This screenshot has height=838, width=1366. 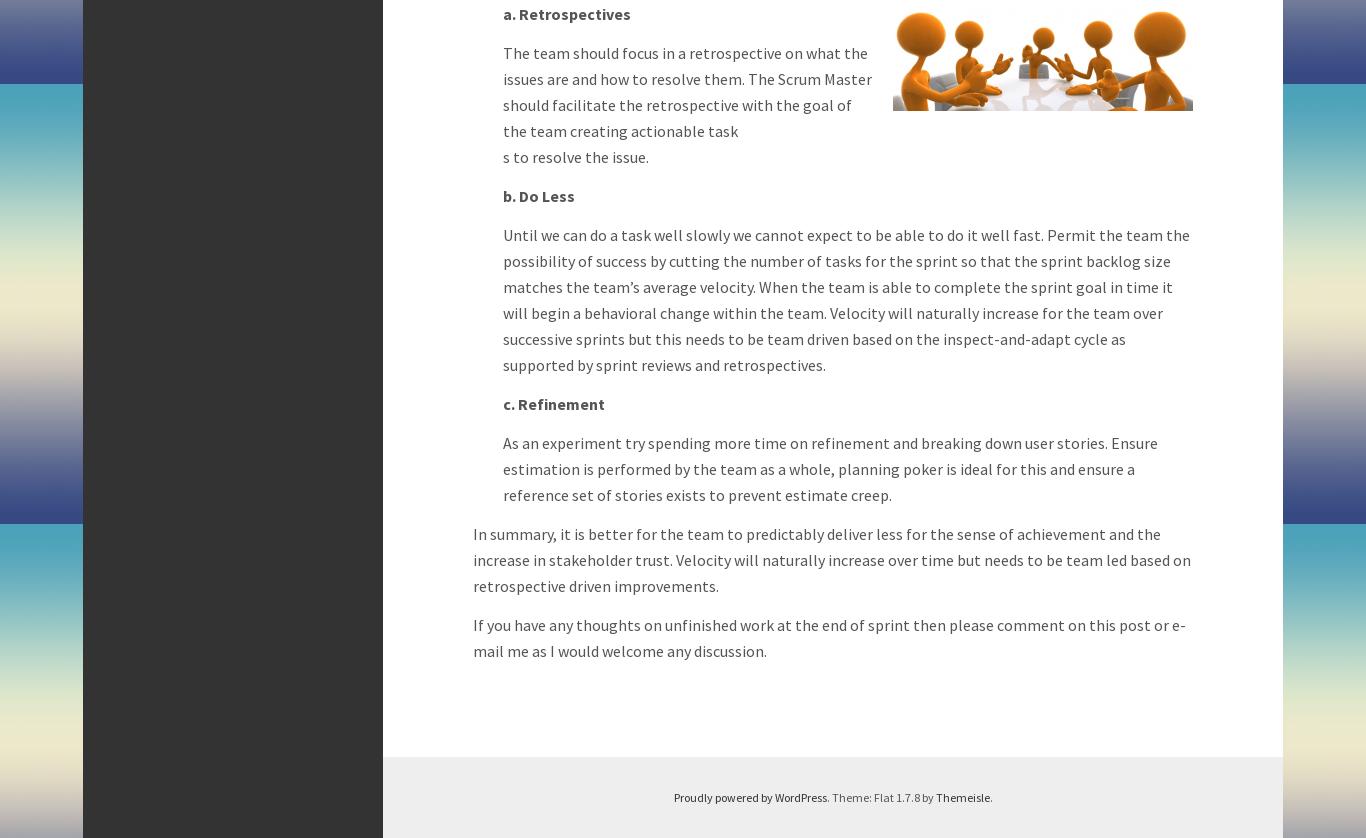 What do you see at coordinates (749, 796) in the screenshot?
I see `'Proudly powered by WordPress'` at bounding box center [749, 796].